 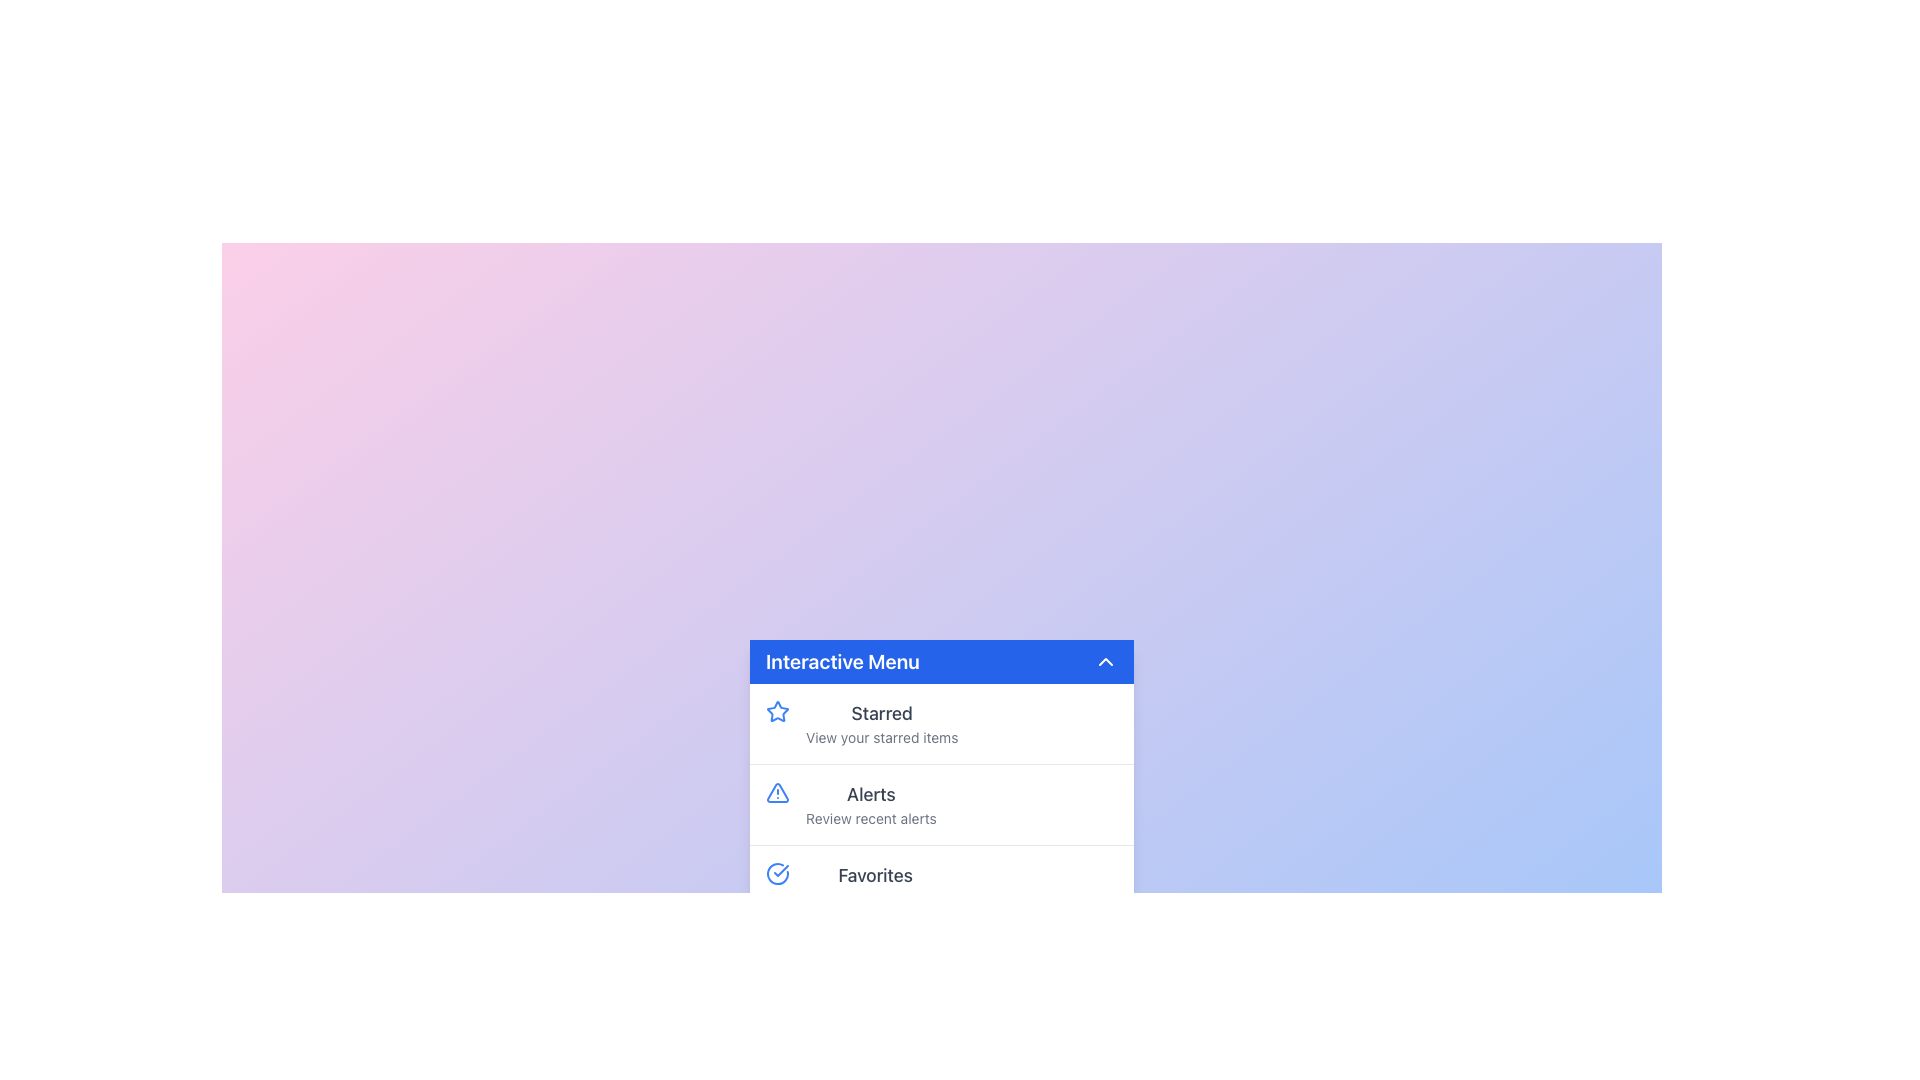 I want to click on the descriptive Text Label located beneath the 'Starred' title in the dropdown menu, which provides context about viewing starred items, so click(x=881, y=737).